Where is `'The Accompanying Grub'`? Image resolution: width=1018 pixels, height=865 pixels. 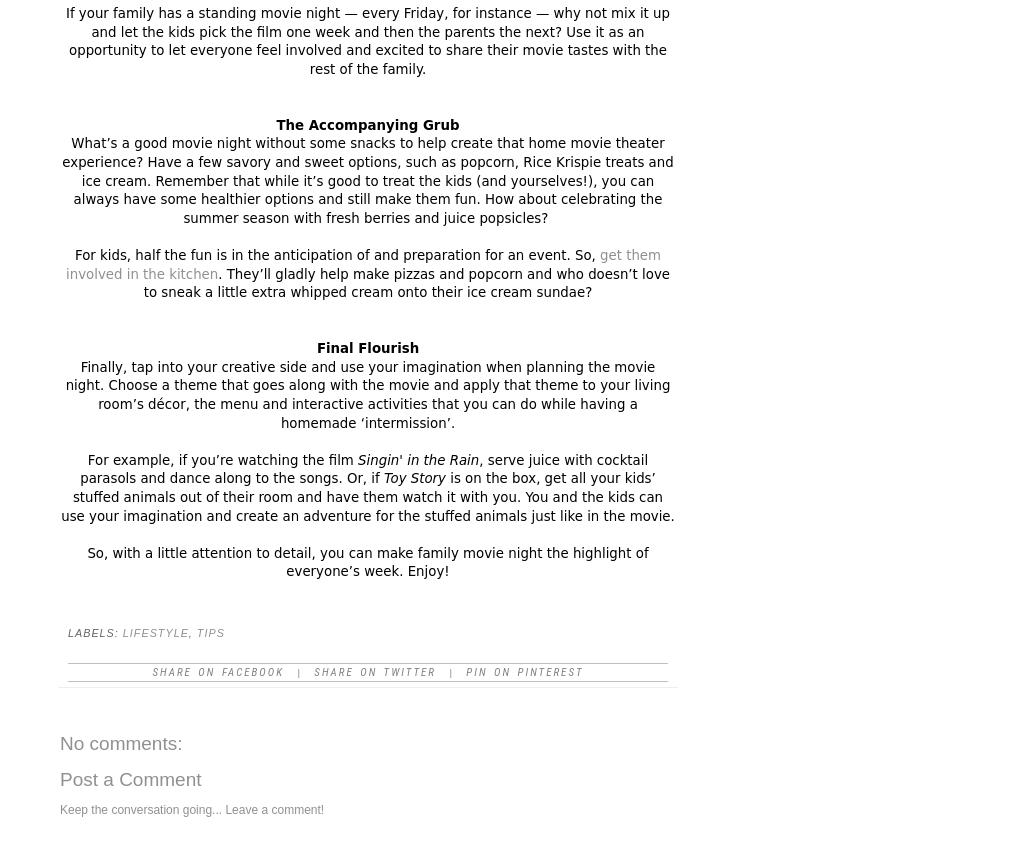 'The Accompanying Grub' is located at coordinates (367, 124).